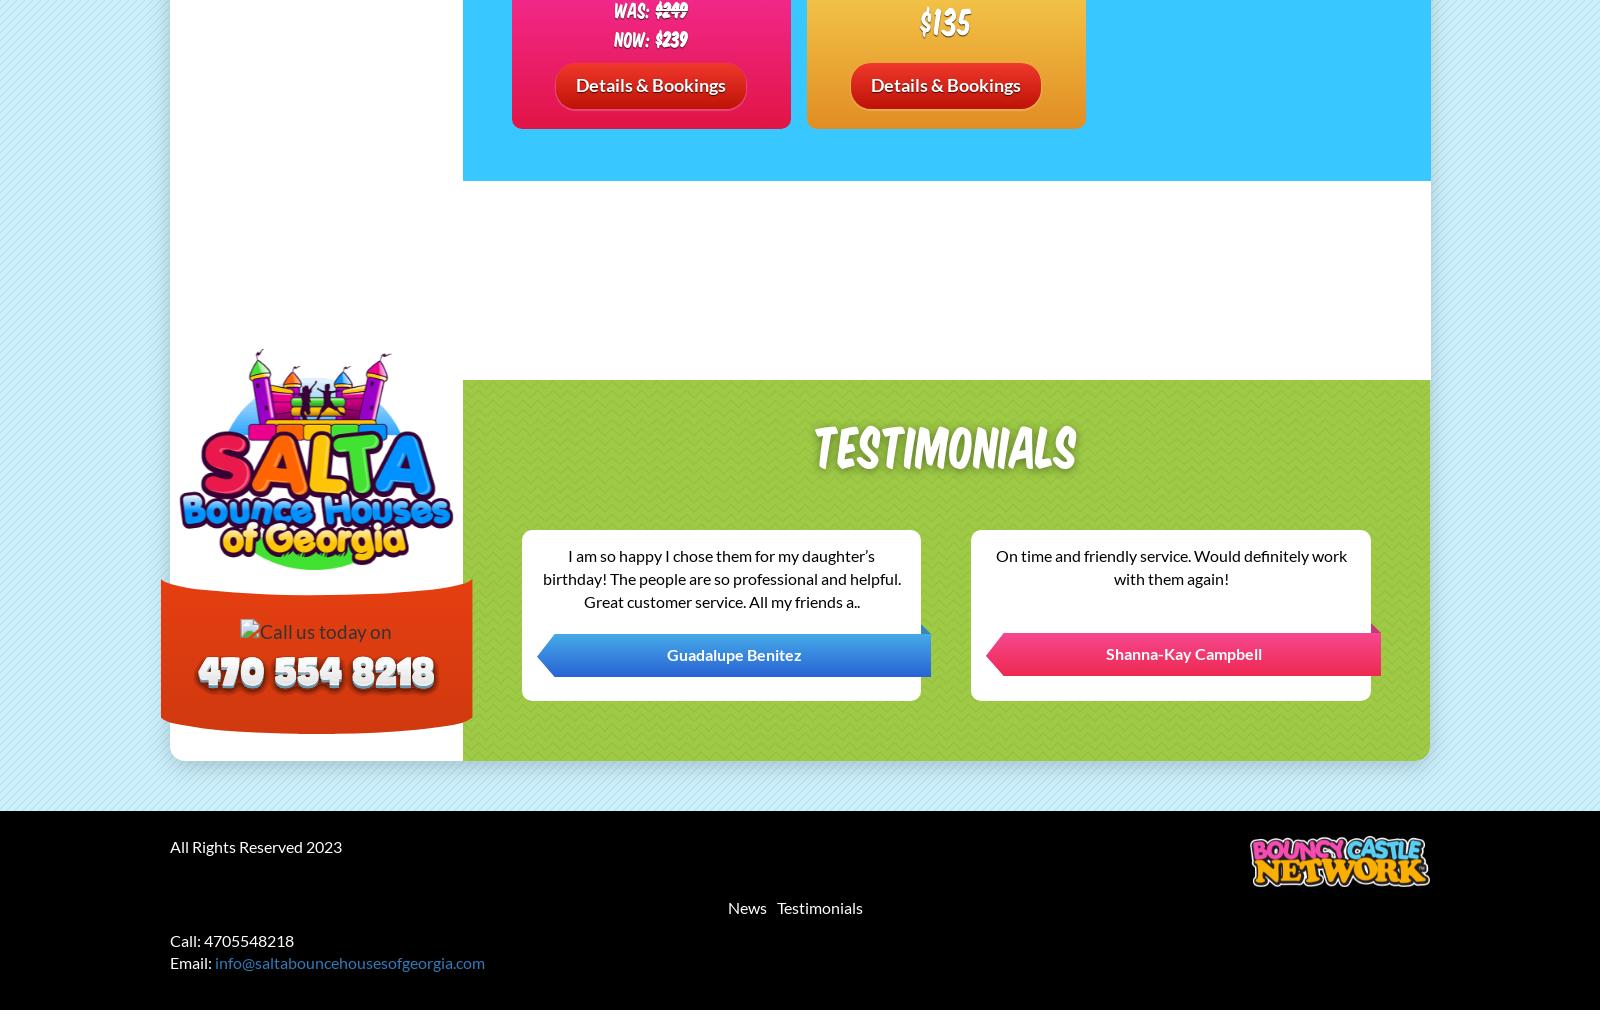 Image resolution: width=1600 pixels, height=1033 pixels. Describe the element at coordinates (168, 846) in the screenshot. I see `'All Rights Reserved 2023'` at that location.